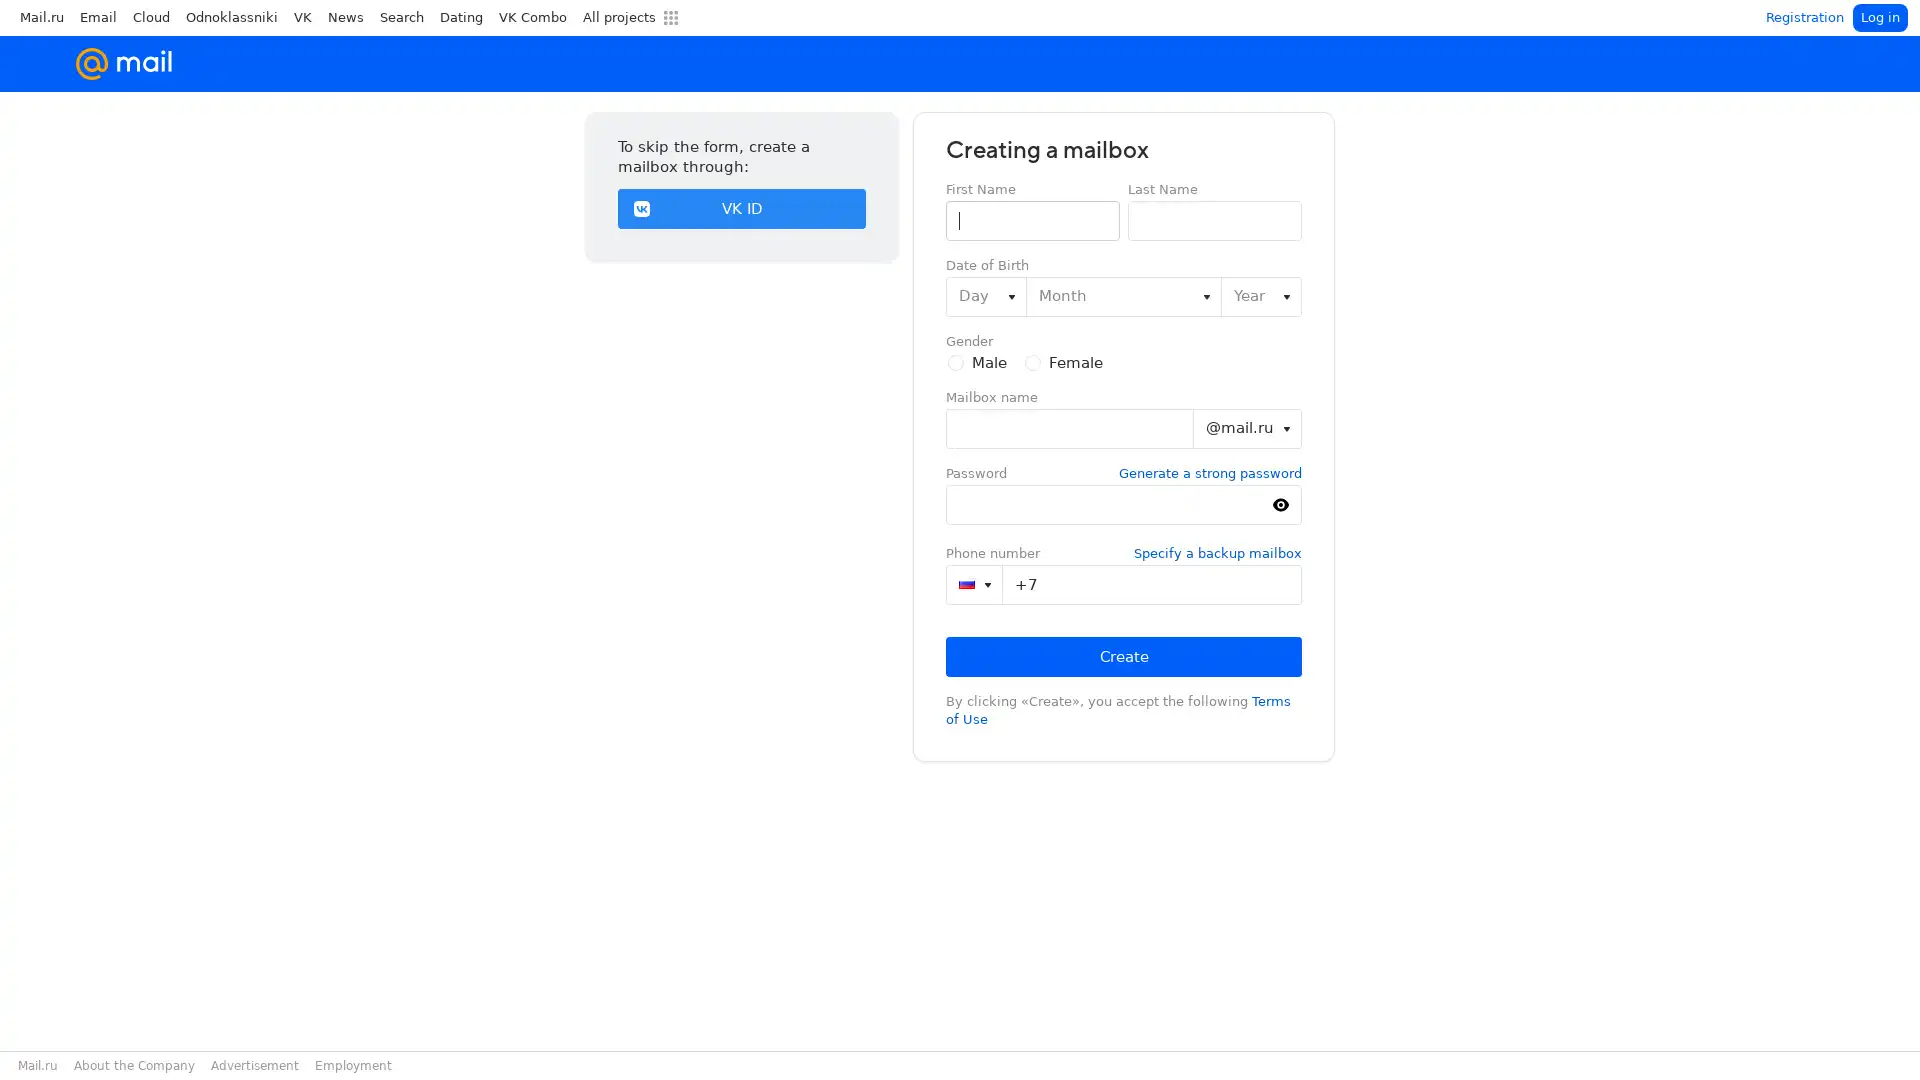 Image resolution: width=1920 pixels, height=1080 pixels. Describe the element at coordinates (1123, 656) in the screenshot. I see `Create` at that location.